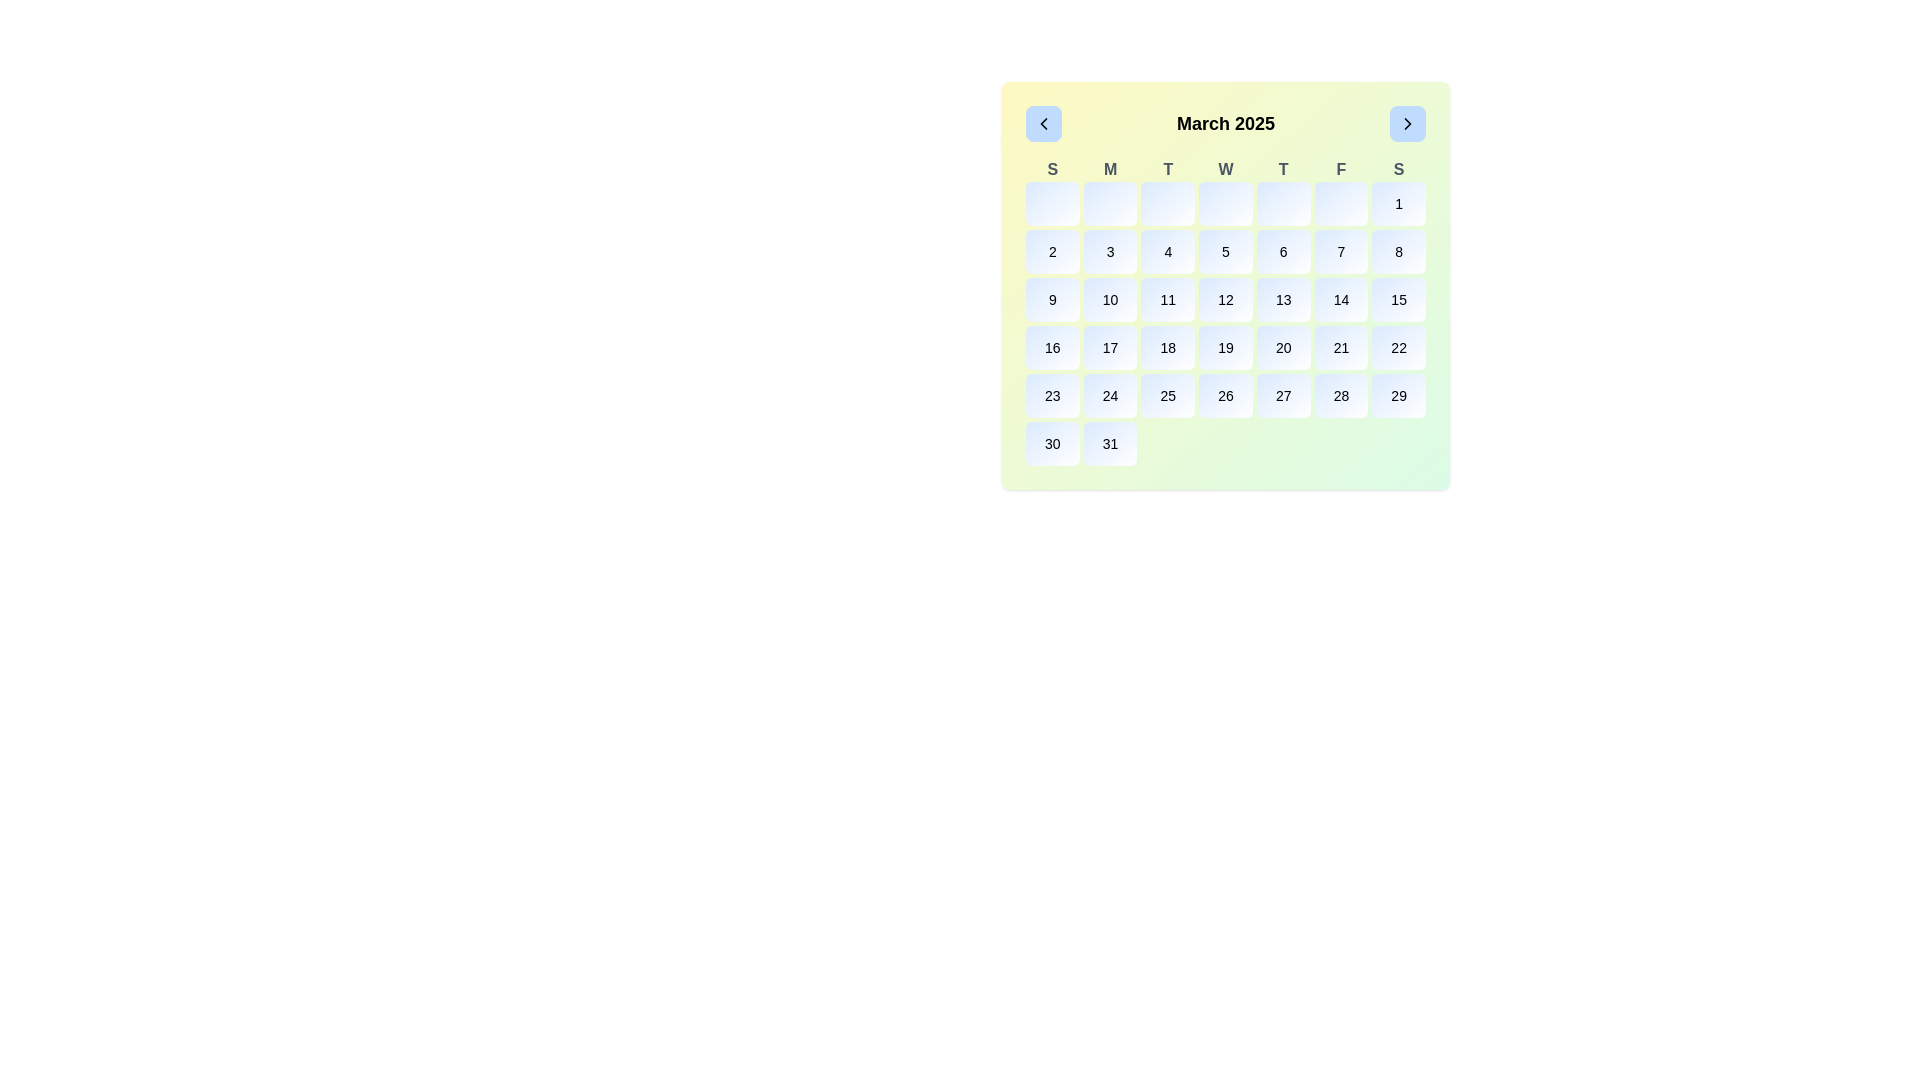  I want to click on the button with rounded corners and a light blue background located in the header section of the calendar display, adjacent to 'March 2025', so click(1406, 123).